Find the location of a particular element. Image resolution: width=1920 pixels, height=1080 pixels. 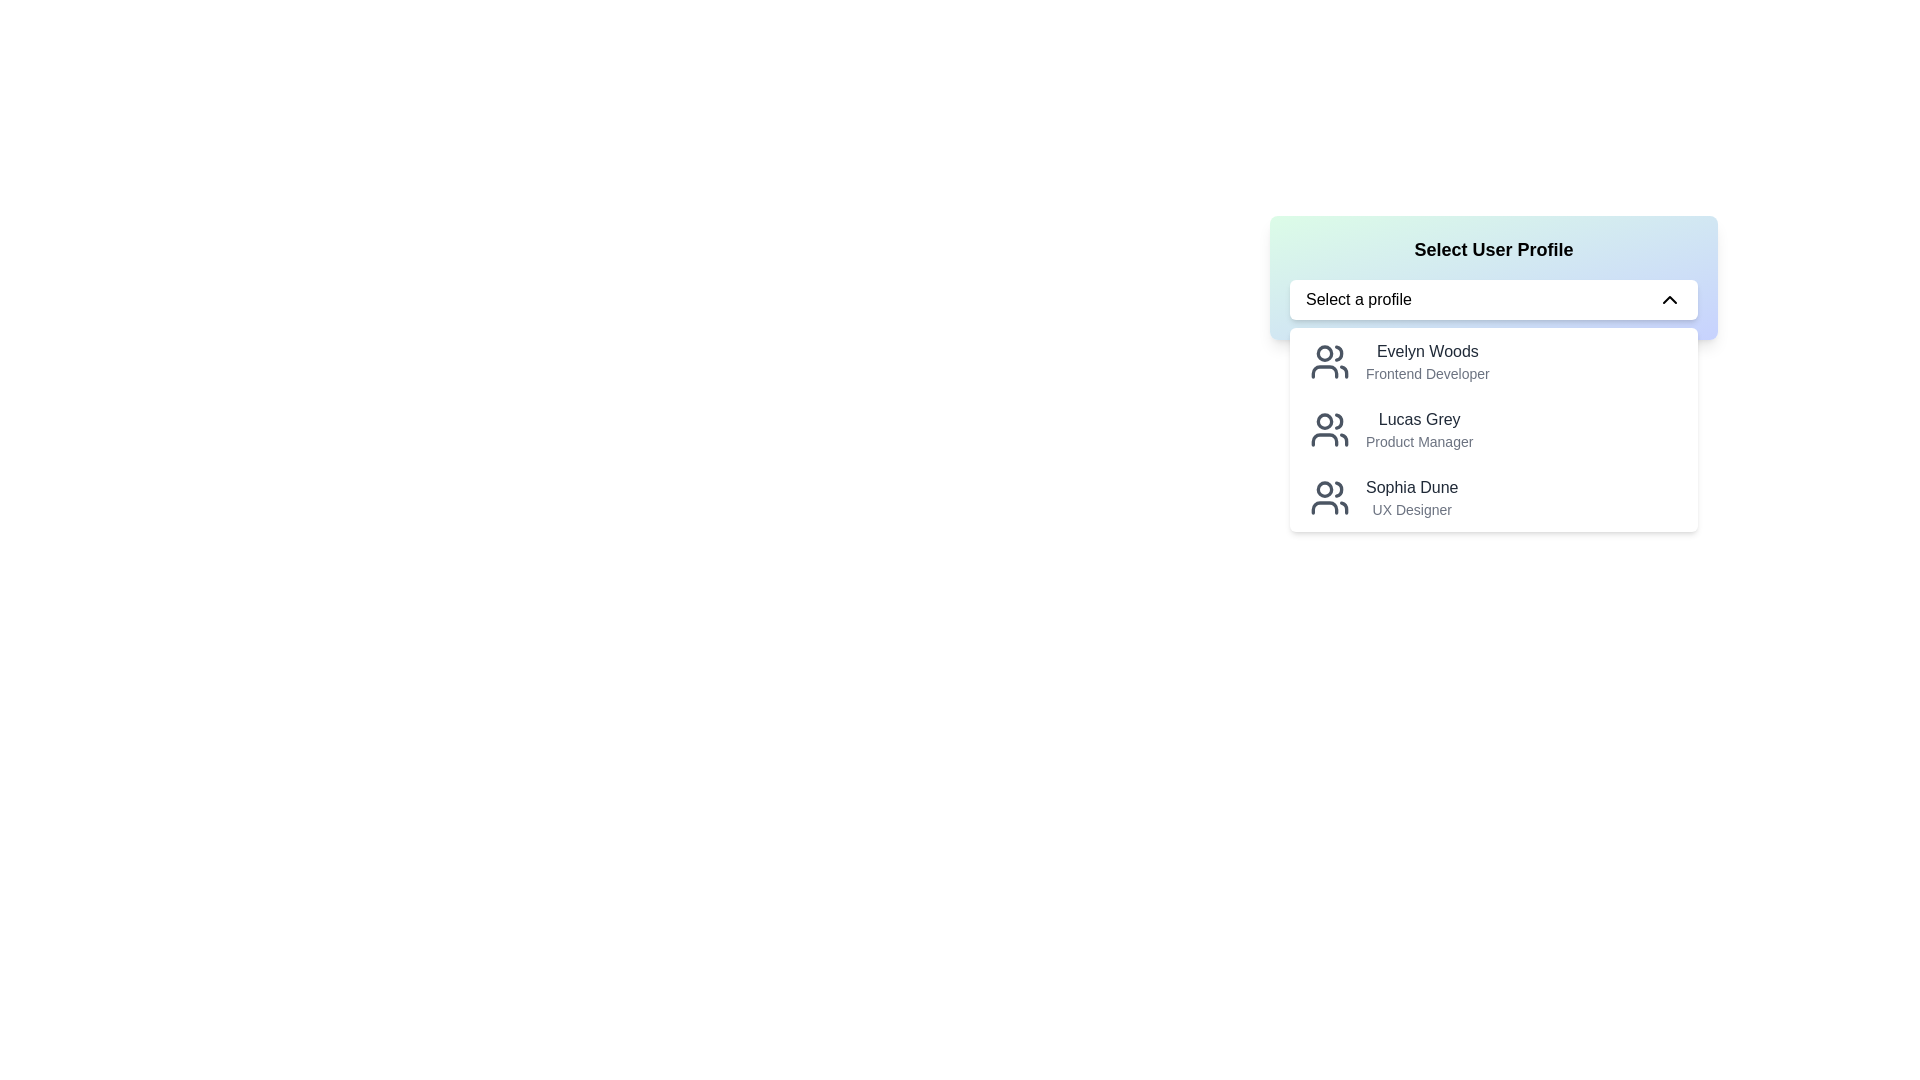

the SVG icon representing a group of users styled in a two-tone outline design, located to the left of the text 'Lucas Grey' and 'Product Manager' in the user profile selection dropdown menu is located at coordinates (1329, 428).